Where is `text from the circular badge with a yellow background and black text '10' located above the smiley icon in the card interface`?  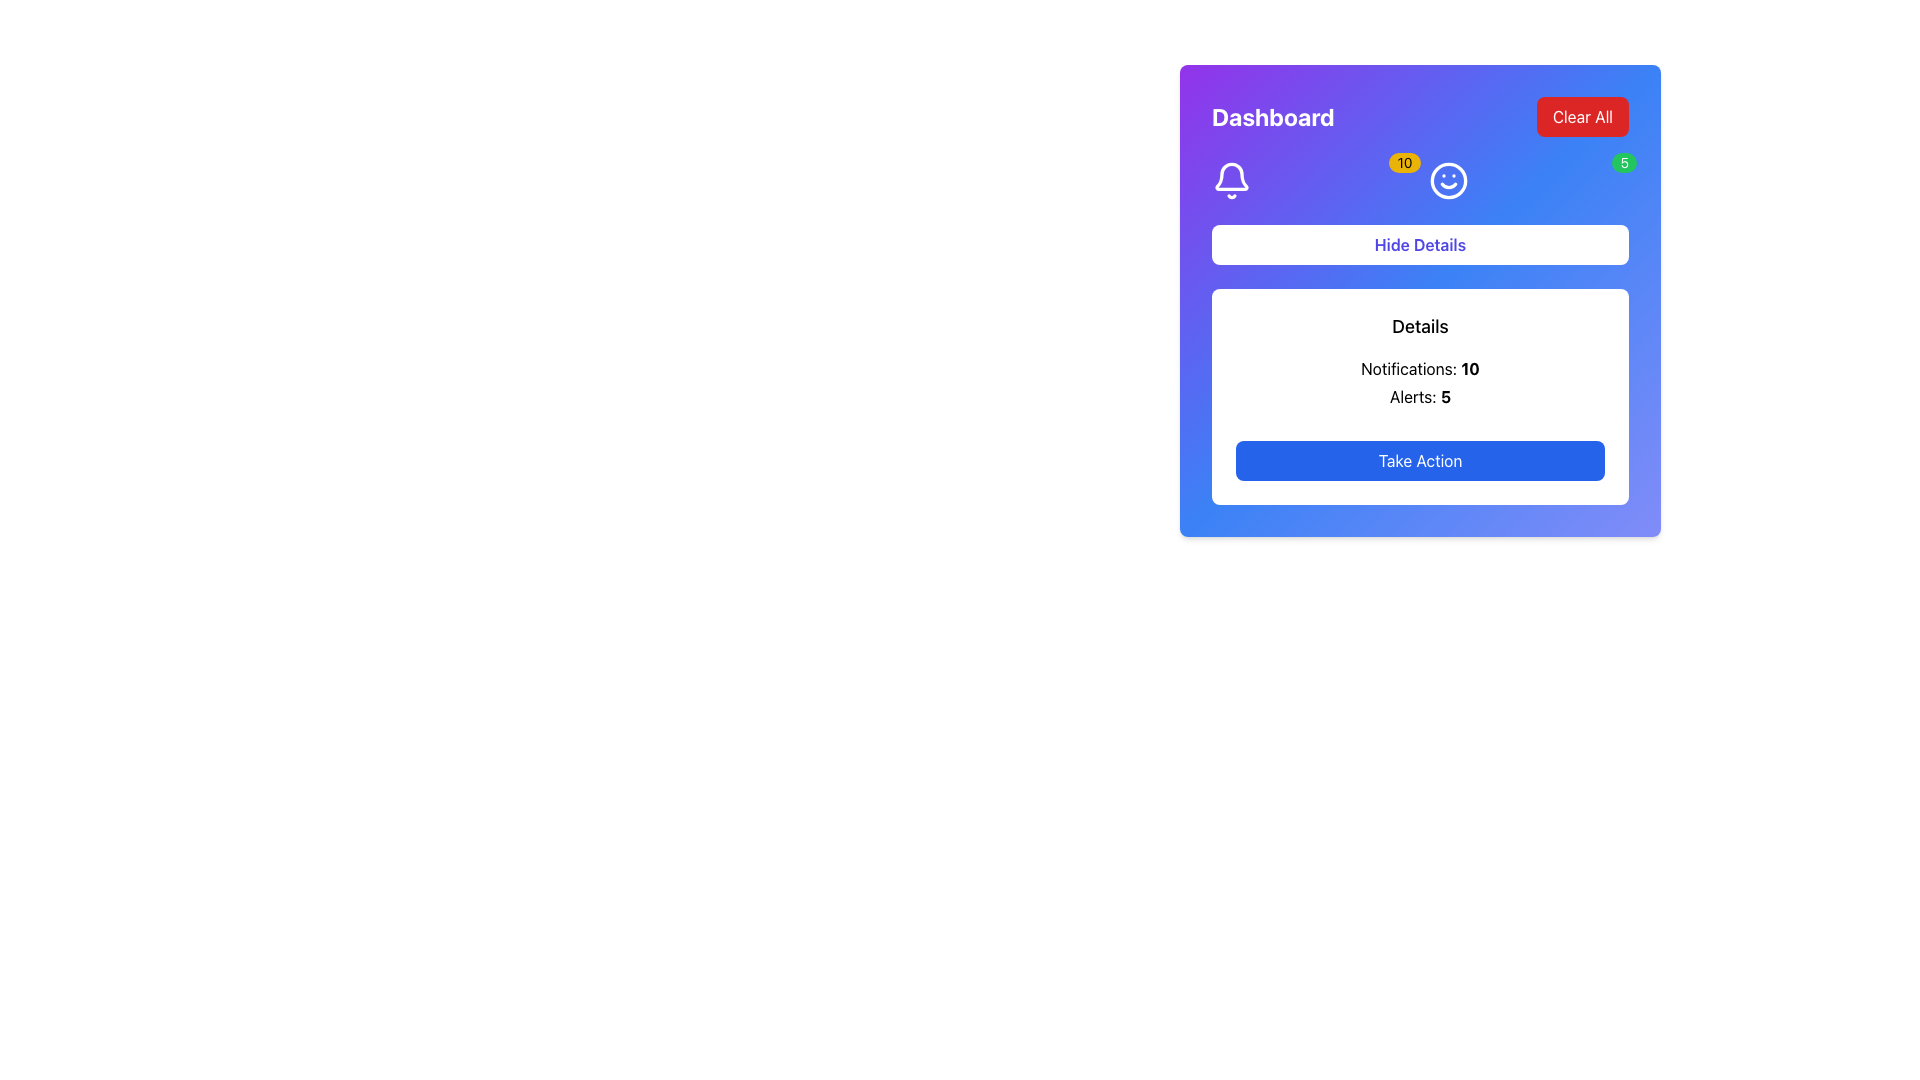 text from the circular badge with a yellow background and black text '10' located above the smiley icon in the card interface is located at coordinates (1419, 181).